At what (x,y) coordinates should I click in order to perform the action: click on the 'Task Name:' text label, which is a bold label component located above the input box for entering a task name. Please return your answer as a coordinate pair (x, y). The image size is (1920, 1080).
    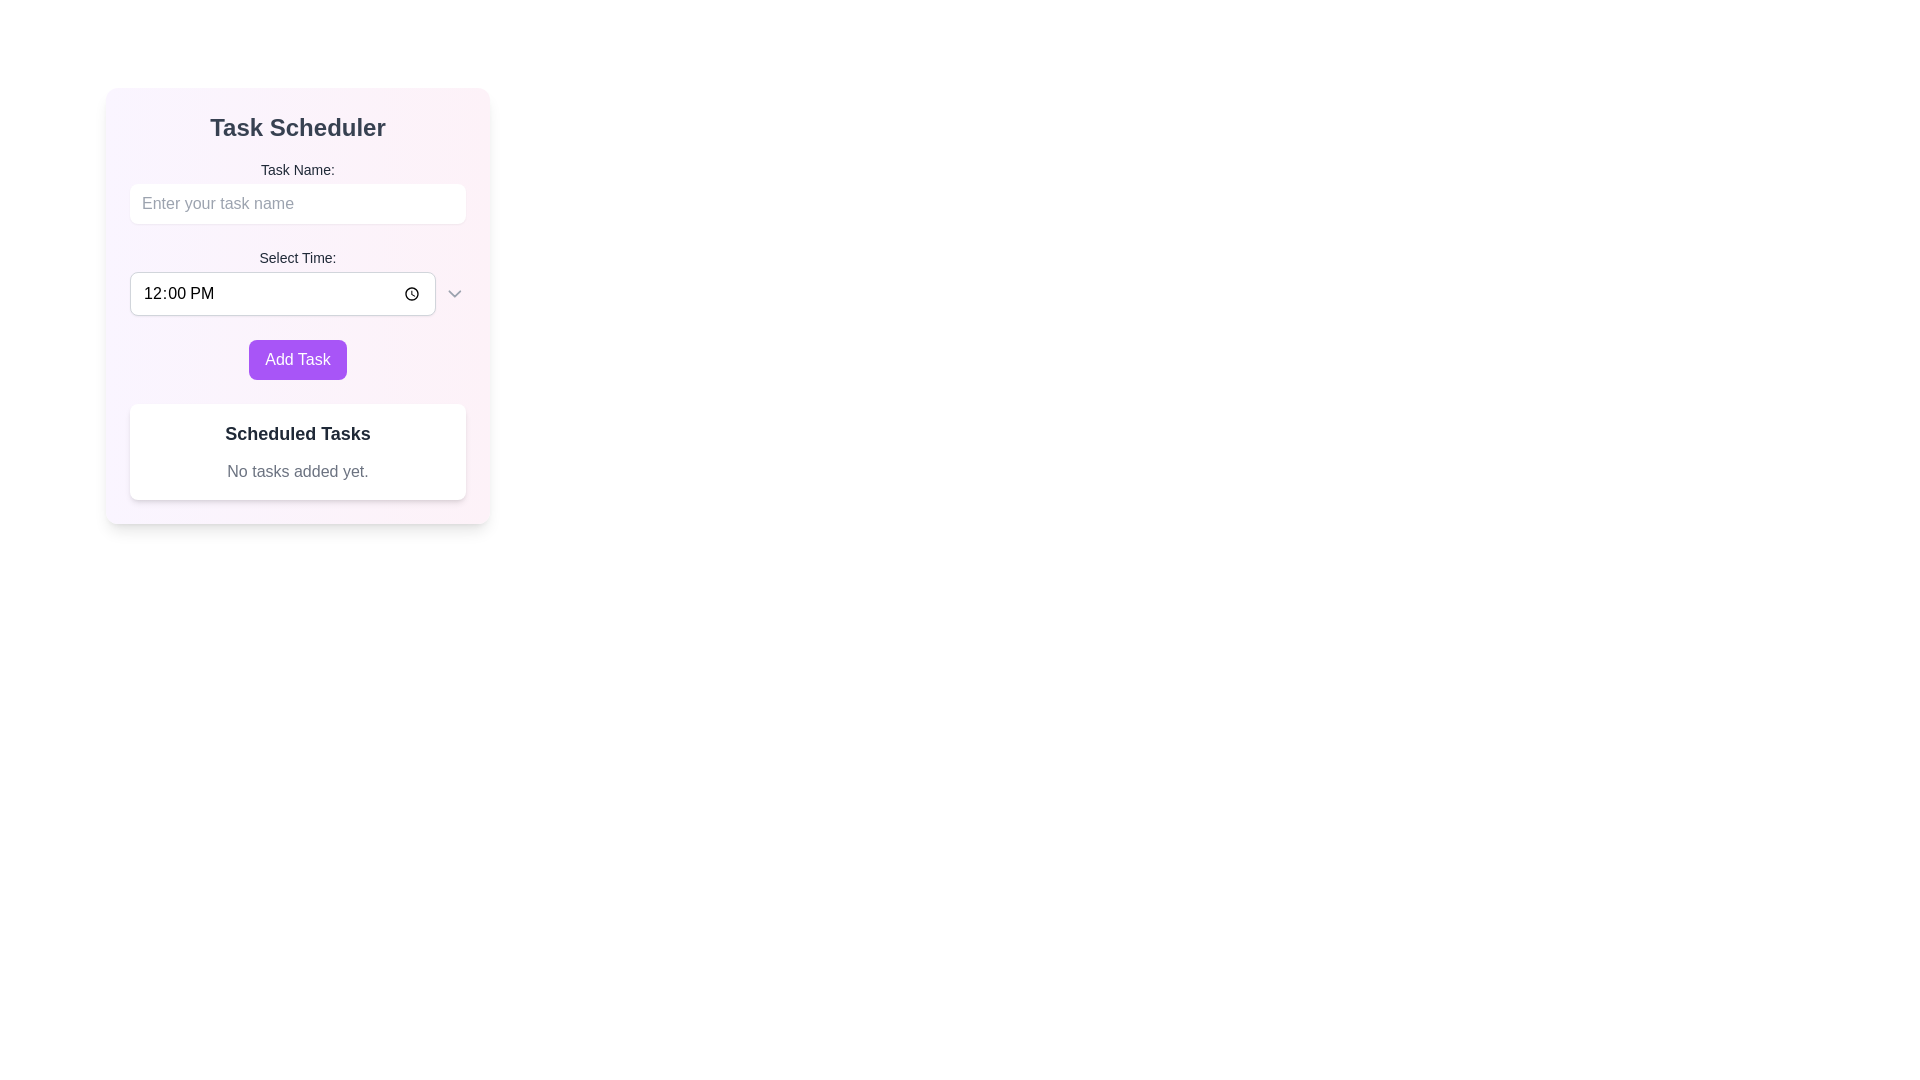
    Looking at the image, I should click on (296, 168).